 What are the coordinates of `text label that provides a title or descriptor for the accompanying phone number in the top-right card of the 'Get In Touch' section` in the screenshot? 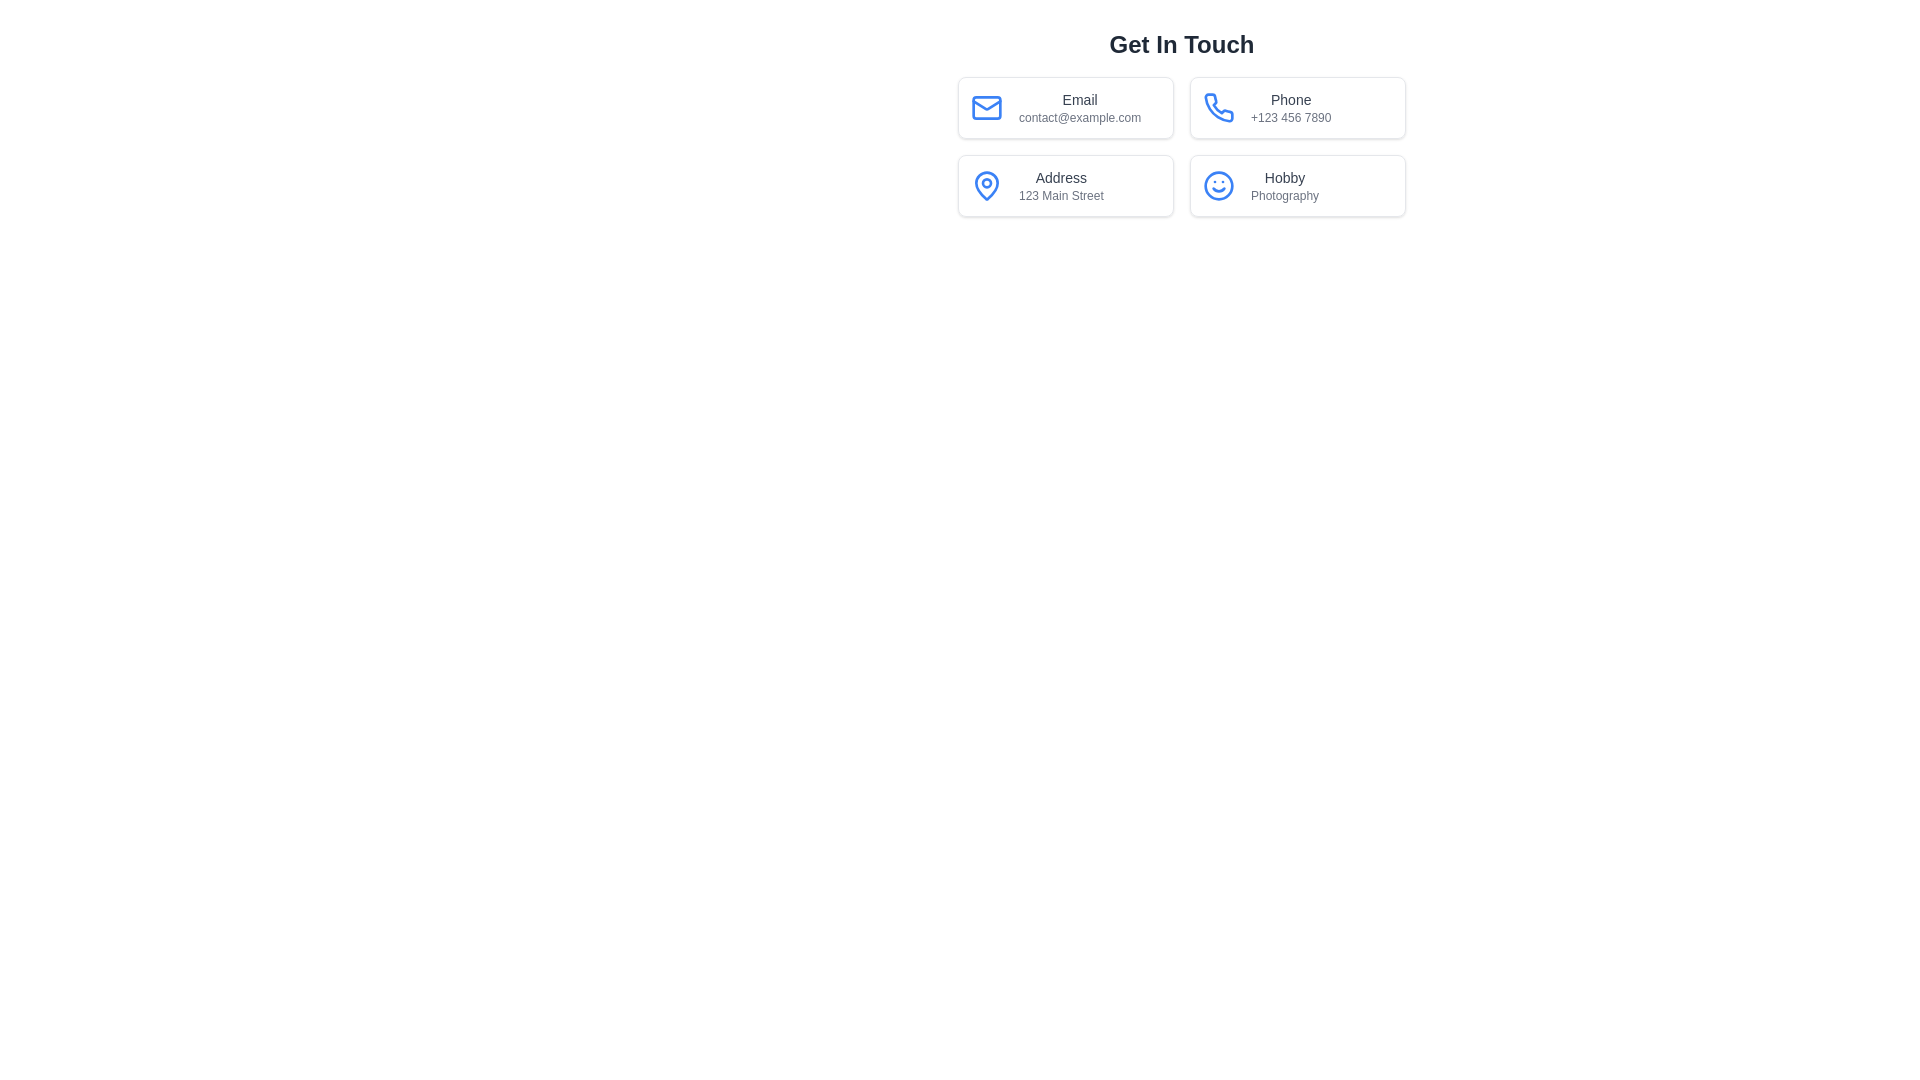 It's located at (1291, 100).